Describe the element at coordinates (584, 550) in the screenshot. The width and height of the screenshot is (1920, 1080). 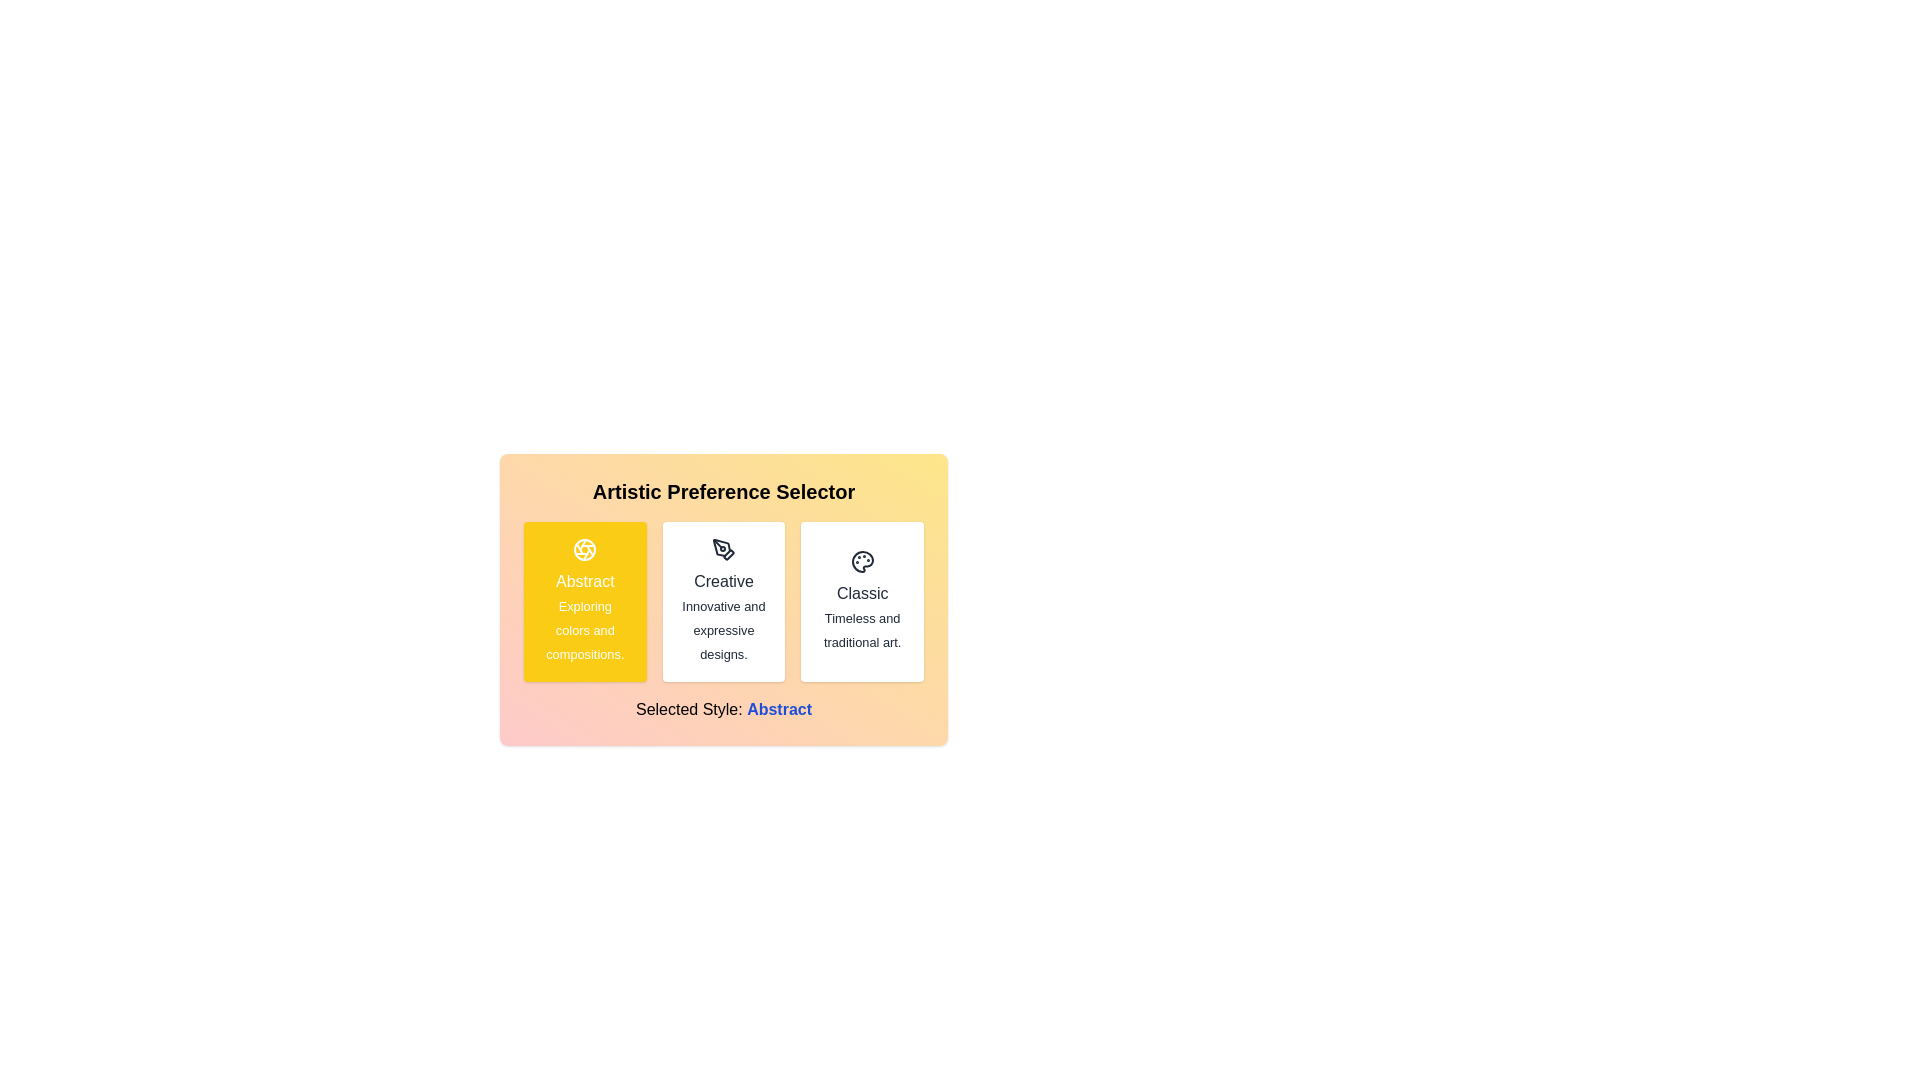
I see `the icon for the artistic style Abstract` at that location.